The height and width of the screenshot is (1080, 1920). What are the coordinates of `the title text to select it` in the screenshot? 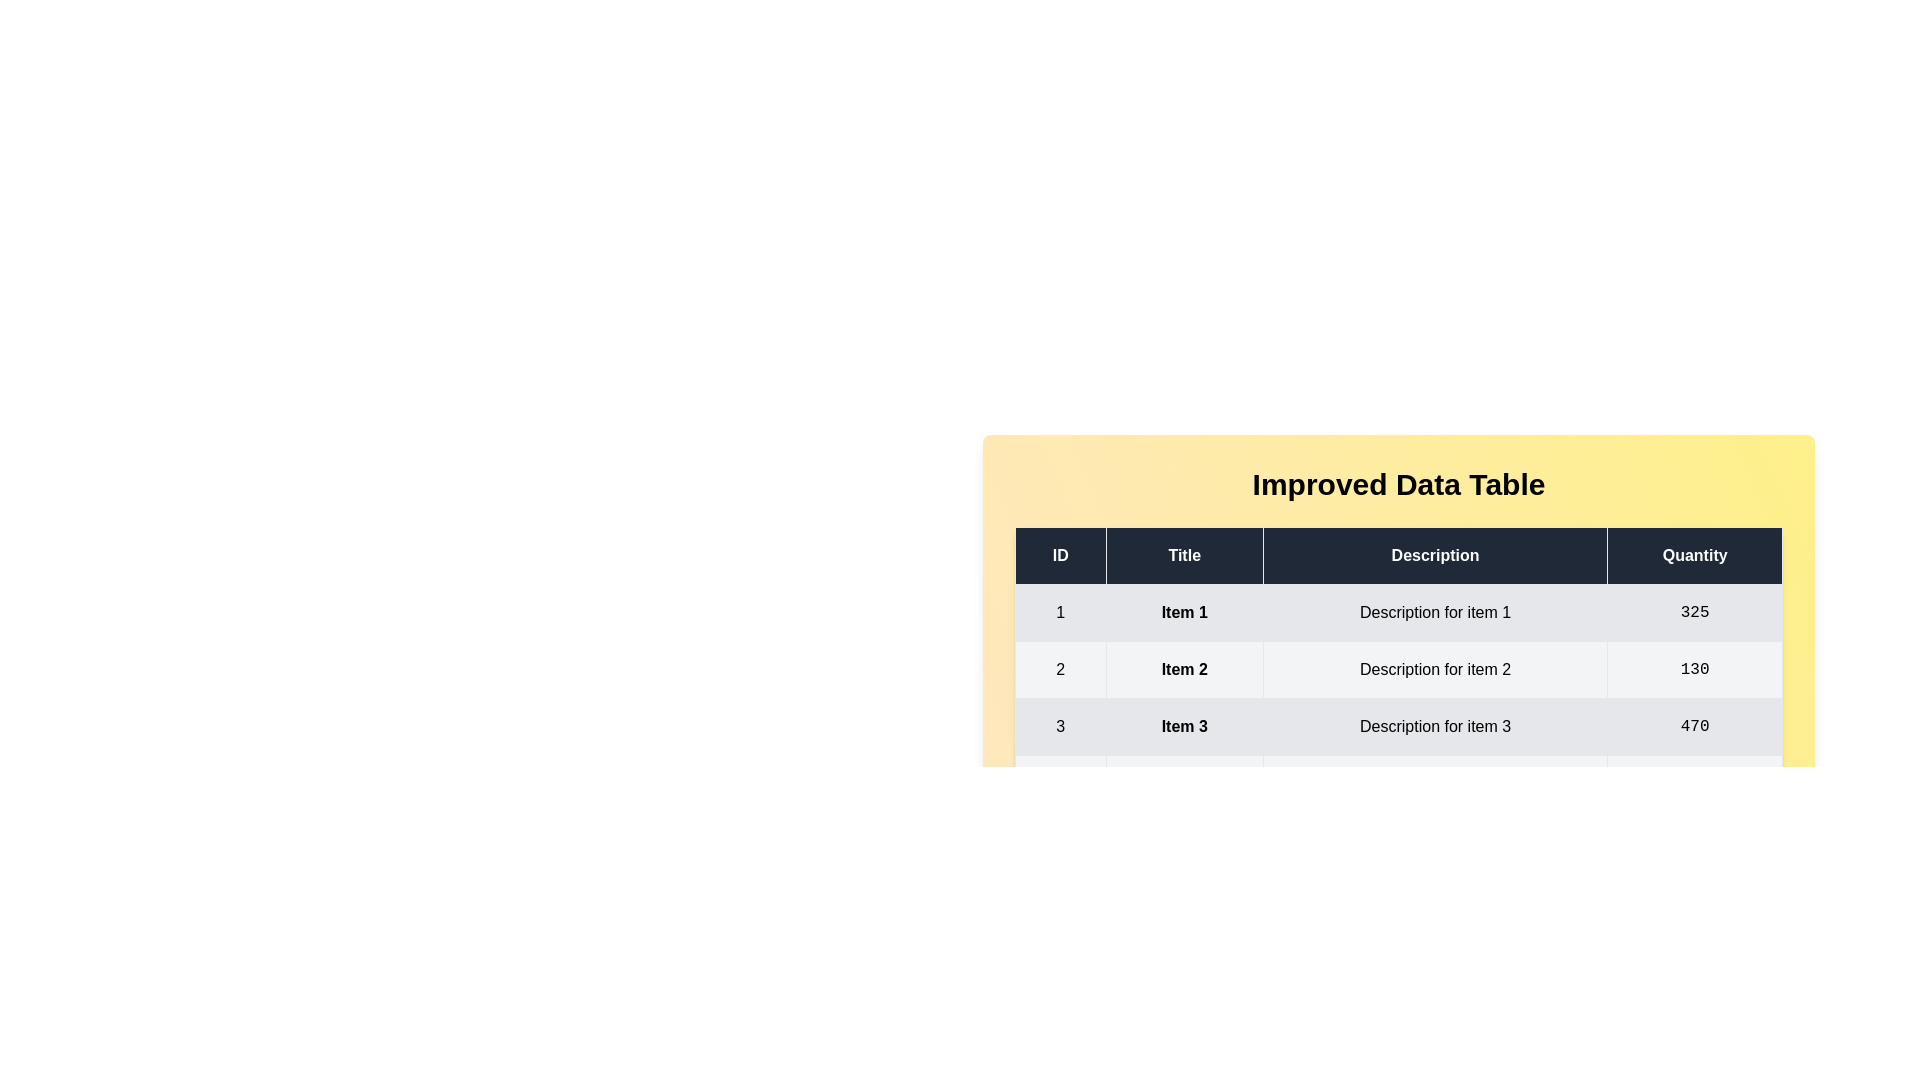 It's located at (1397, 485).